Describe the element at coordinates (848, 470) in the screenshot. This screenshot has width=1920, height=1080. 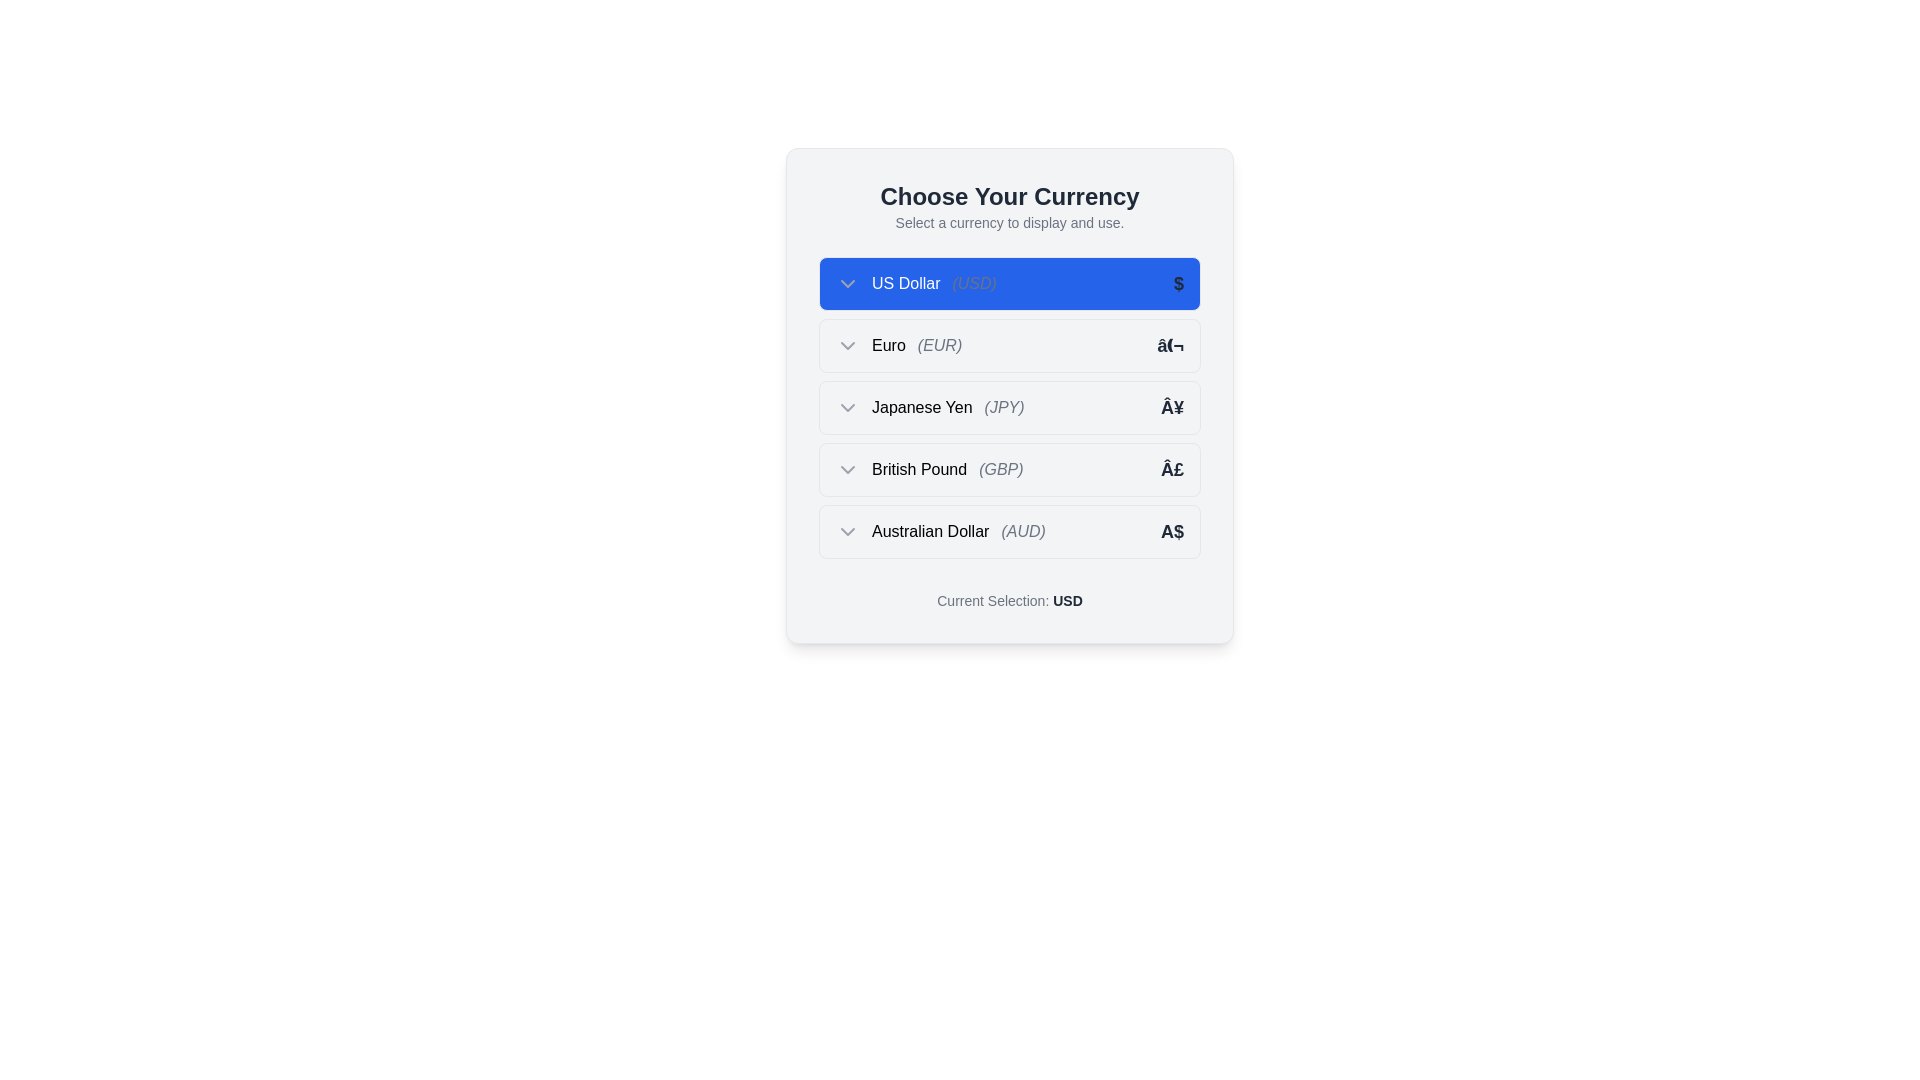
I see `the chevron-down icon indicating the dropdown menu for 'British Pound (GBP)'` at that location.